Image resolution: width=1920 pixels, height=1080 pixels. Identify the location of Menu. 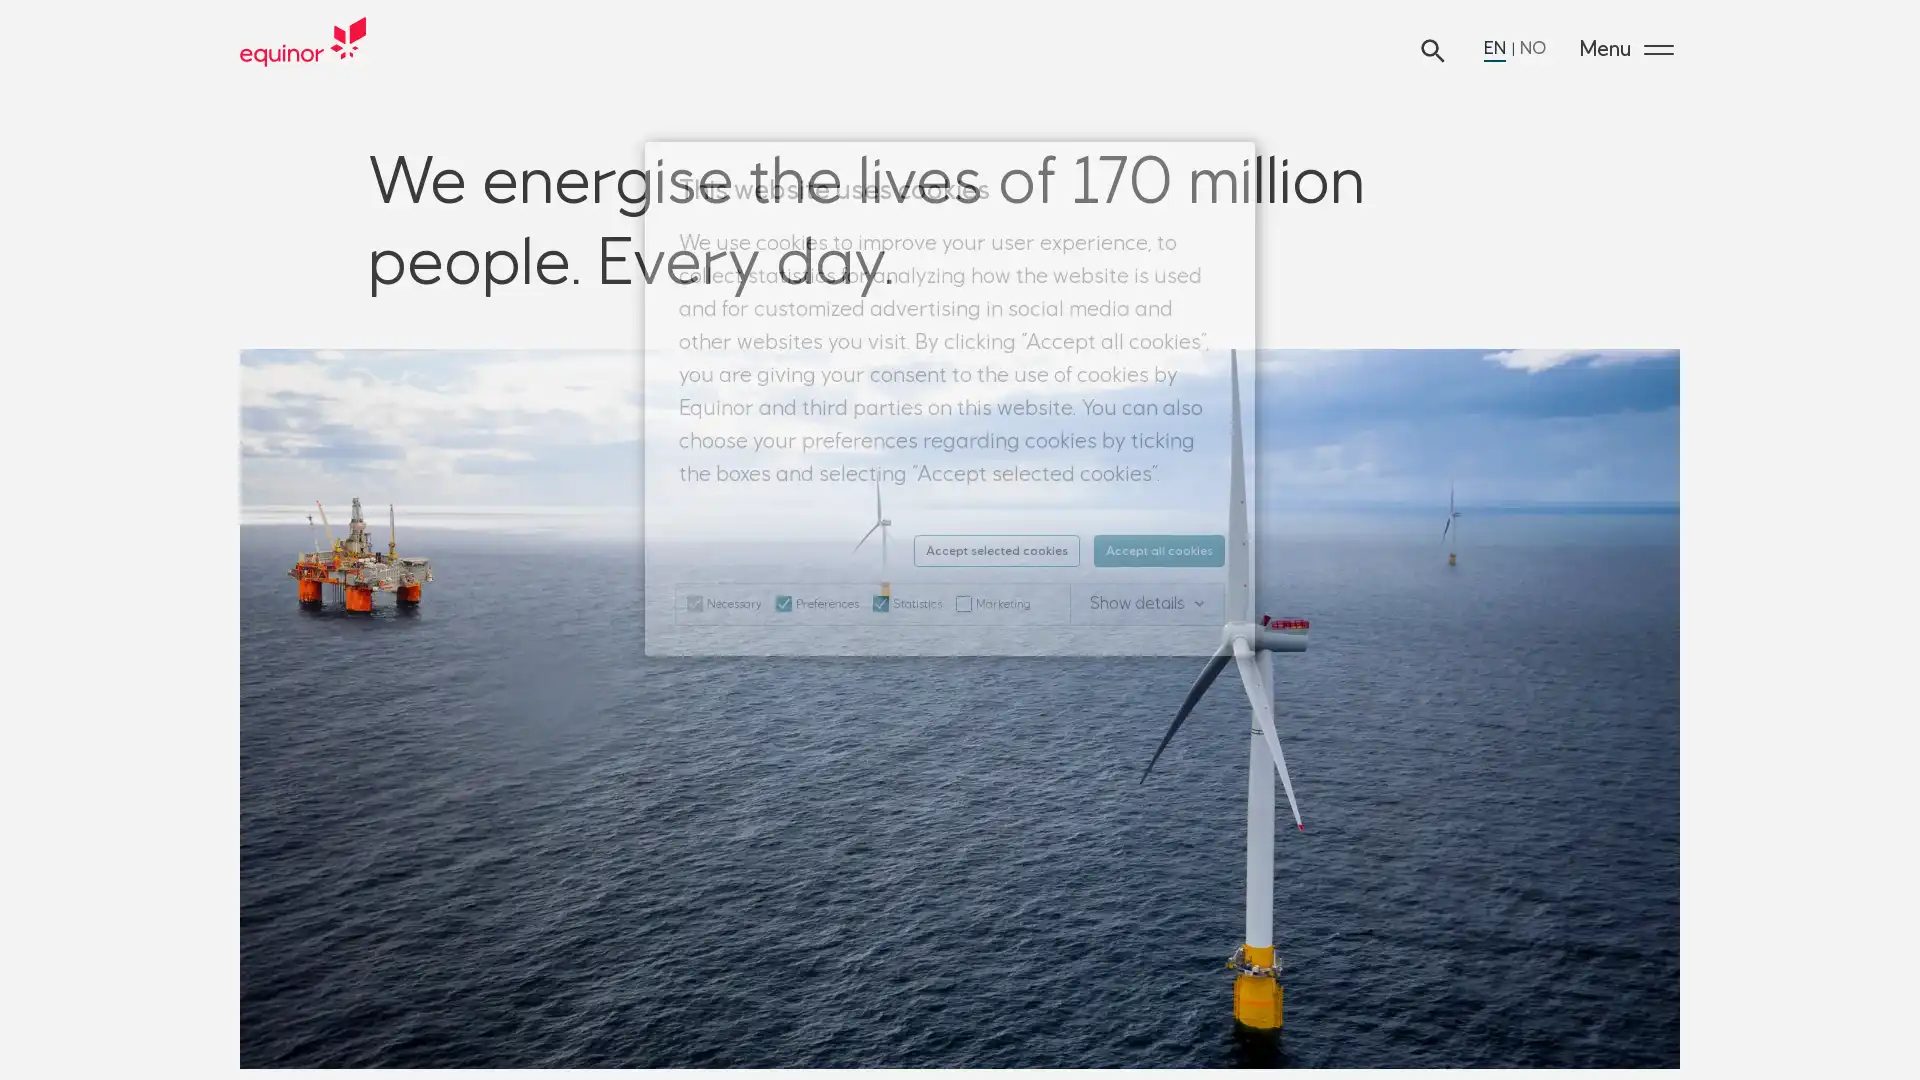
(1626, 49).